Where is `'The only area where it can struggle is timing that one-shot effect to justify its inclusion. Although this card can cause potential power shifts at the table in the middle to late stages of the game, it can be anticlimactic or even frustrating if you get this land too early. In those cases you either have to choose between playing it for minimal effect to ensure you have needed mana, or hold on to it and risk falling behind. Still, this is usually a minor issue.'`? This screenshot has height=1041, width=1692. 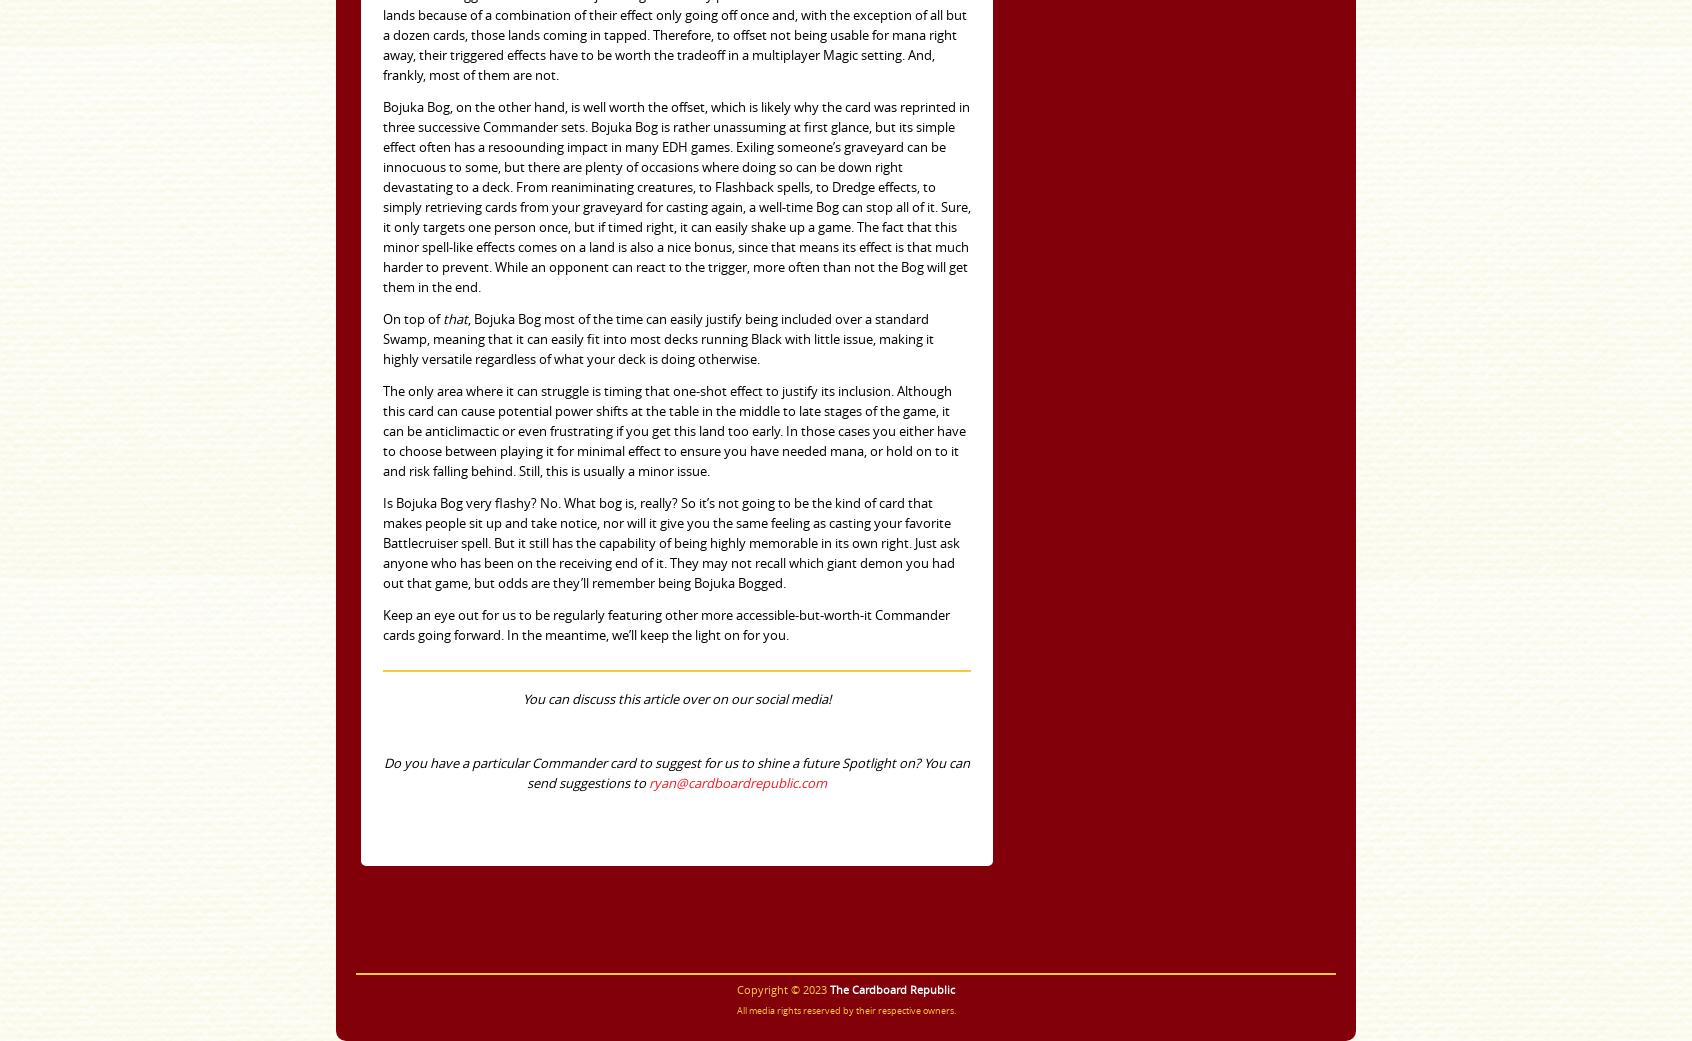
'The only area where it can struggle is timing that one-shot effect to justify its inclusion. Although this card can cause potential power shifts at the table in the middle to late stages of the game, it can be anticlimactic or even frustrating if you get this land too early. In those cases you either have to choose between playing it for minimal effect to ensure you have needed mana, or hold on to it and risk falling behind. Still, this is usually a minor issue.' is located at coordinates (674, 430).